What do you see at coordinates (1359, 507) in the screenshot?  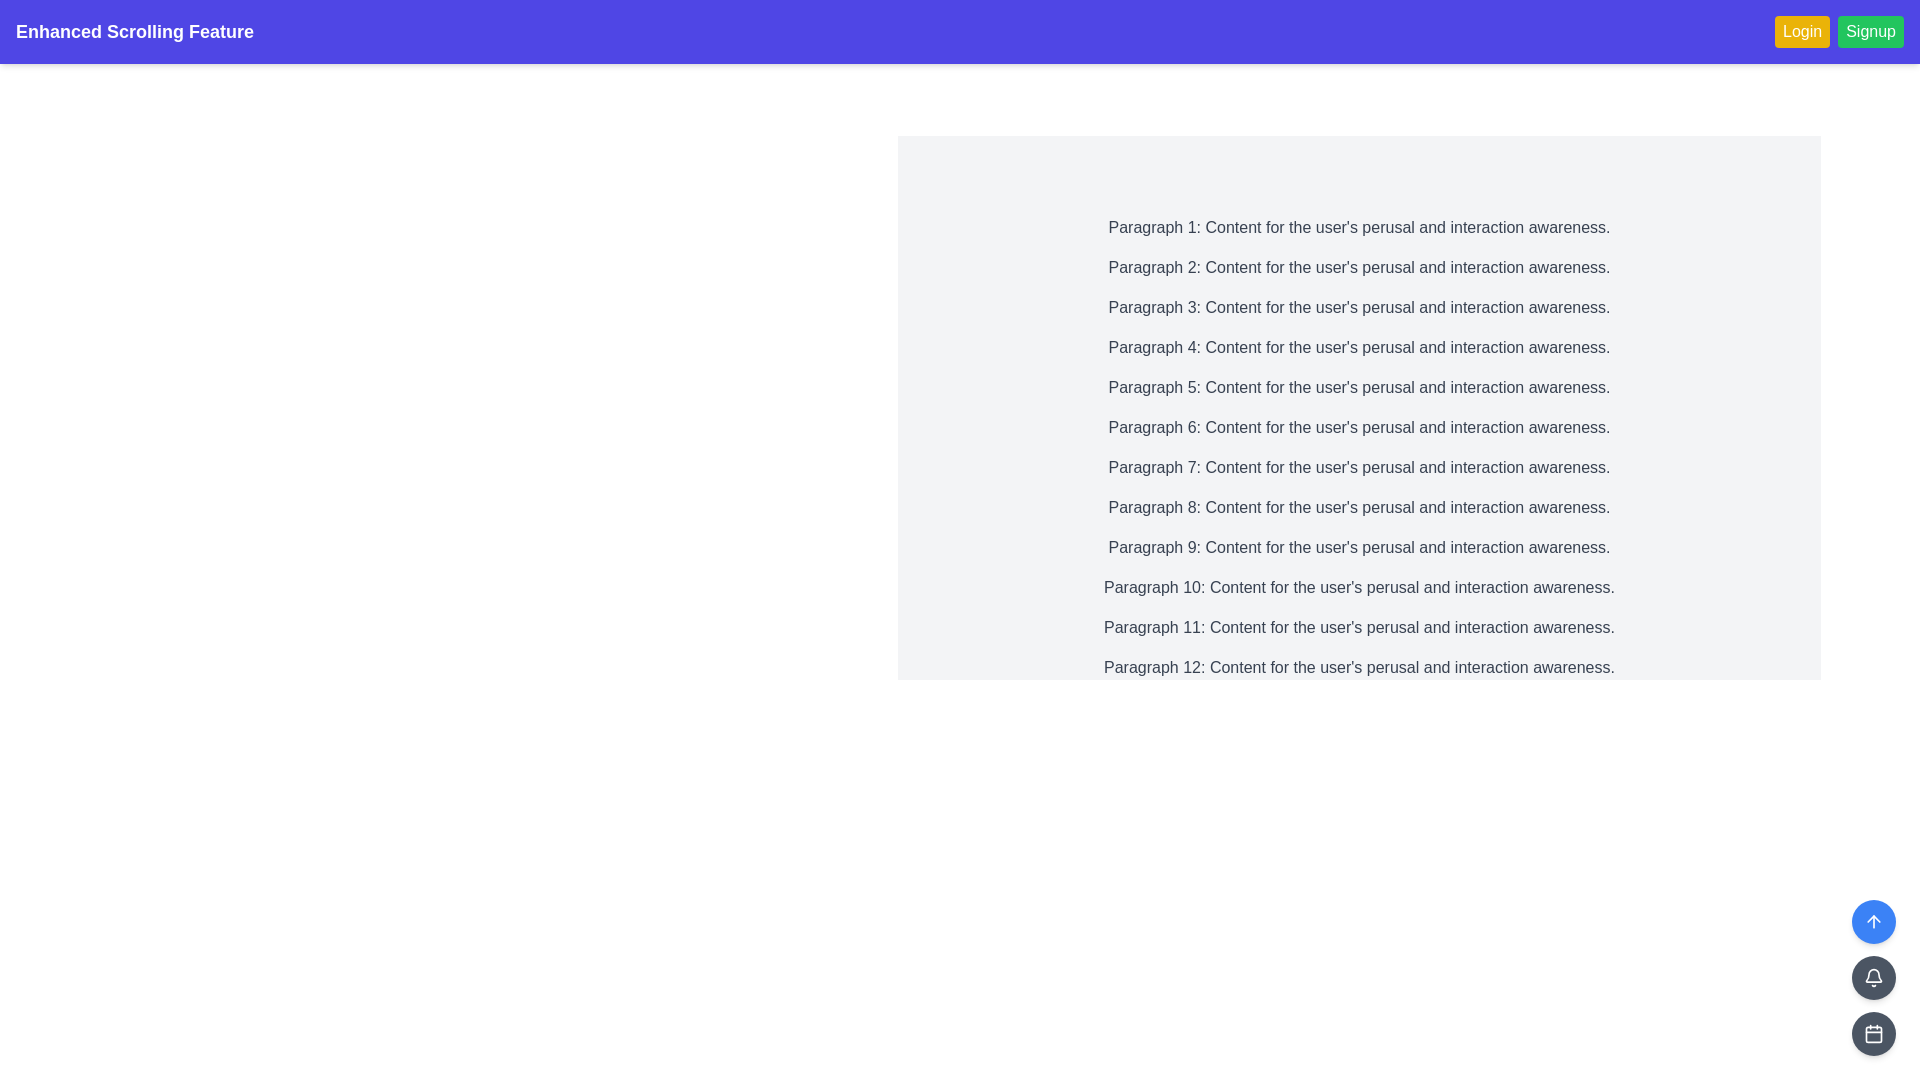 I see `the static text element displaying 'Paragraph 8: Content for the user's perusal and interaction awareness.', which is the eighth item in a list of paragraphs` at bounding box center [1359, 507].